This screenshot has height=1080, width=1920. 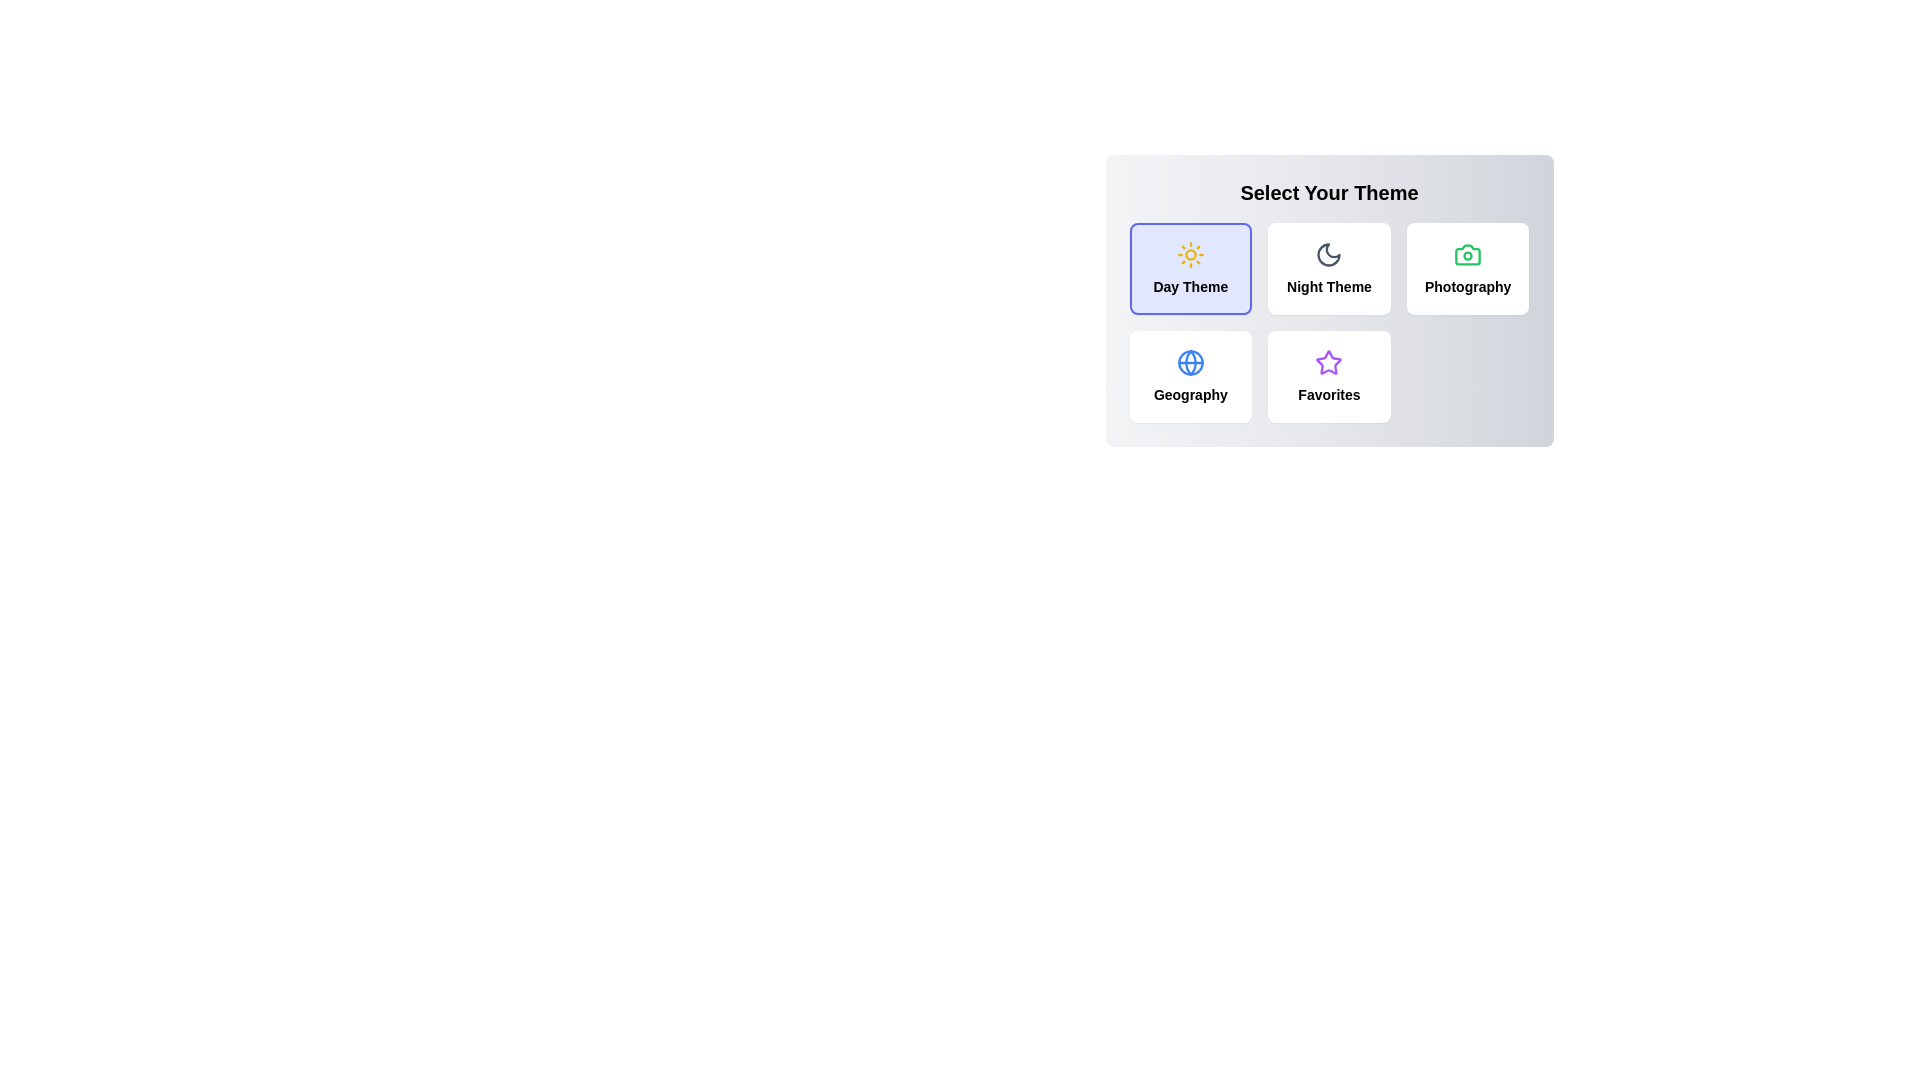 I want to click on the button with a green camera icon and the text 'Photography', so click(x=1468, y=268).